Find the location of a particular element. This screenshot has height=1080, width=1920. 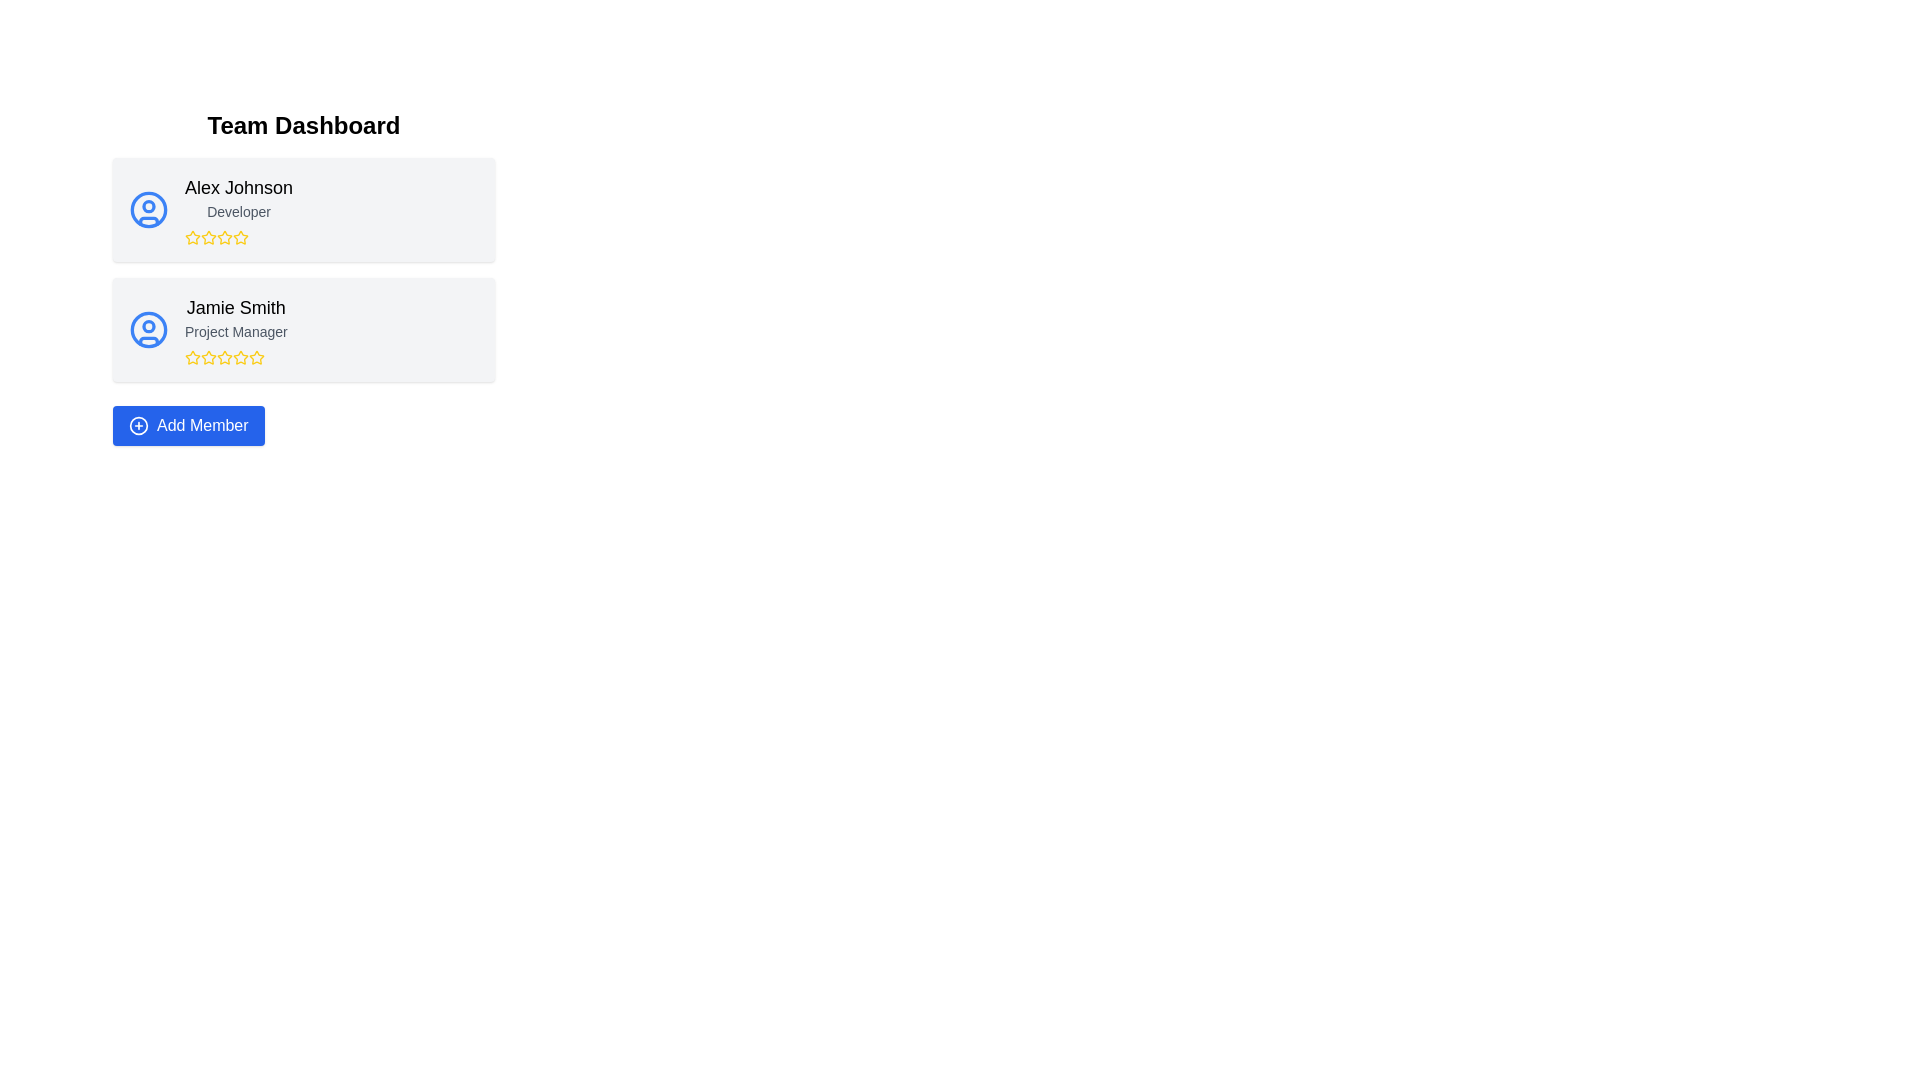

the first rating star icon, which is yellow and part of the rating system for 'Jamie Smith' under 'Project Manager' is located at coordinates (192, 357).